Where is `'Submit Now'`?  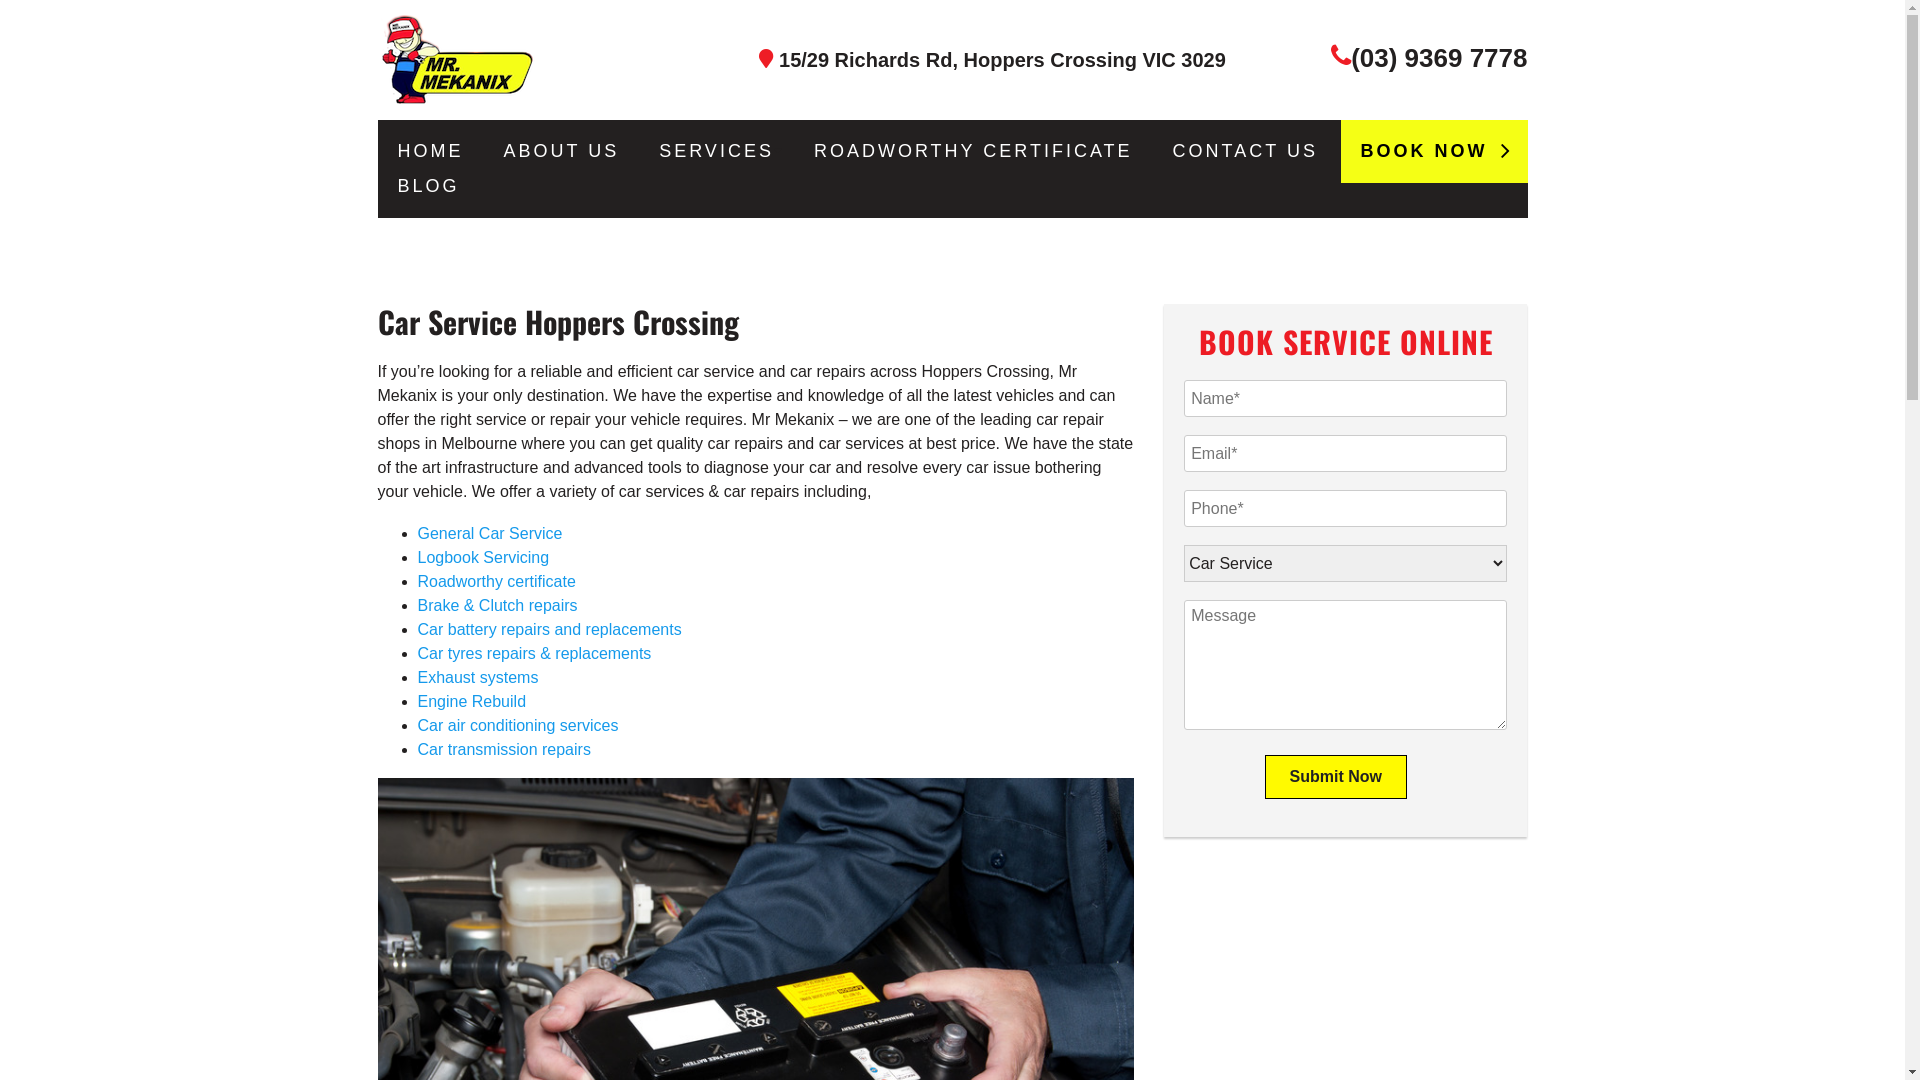
'Submit Now' is located at coordinates (1335, 775).